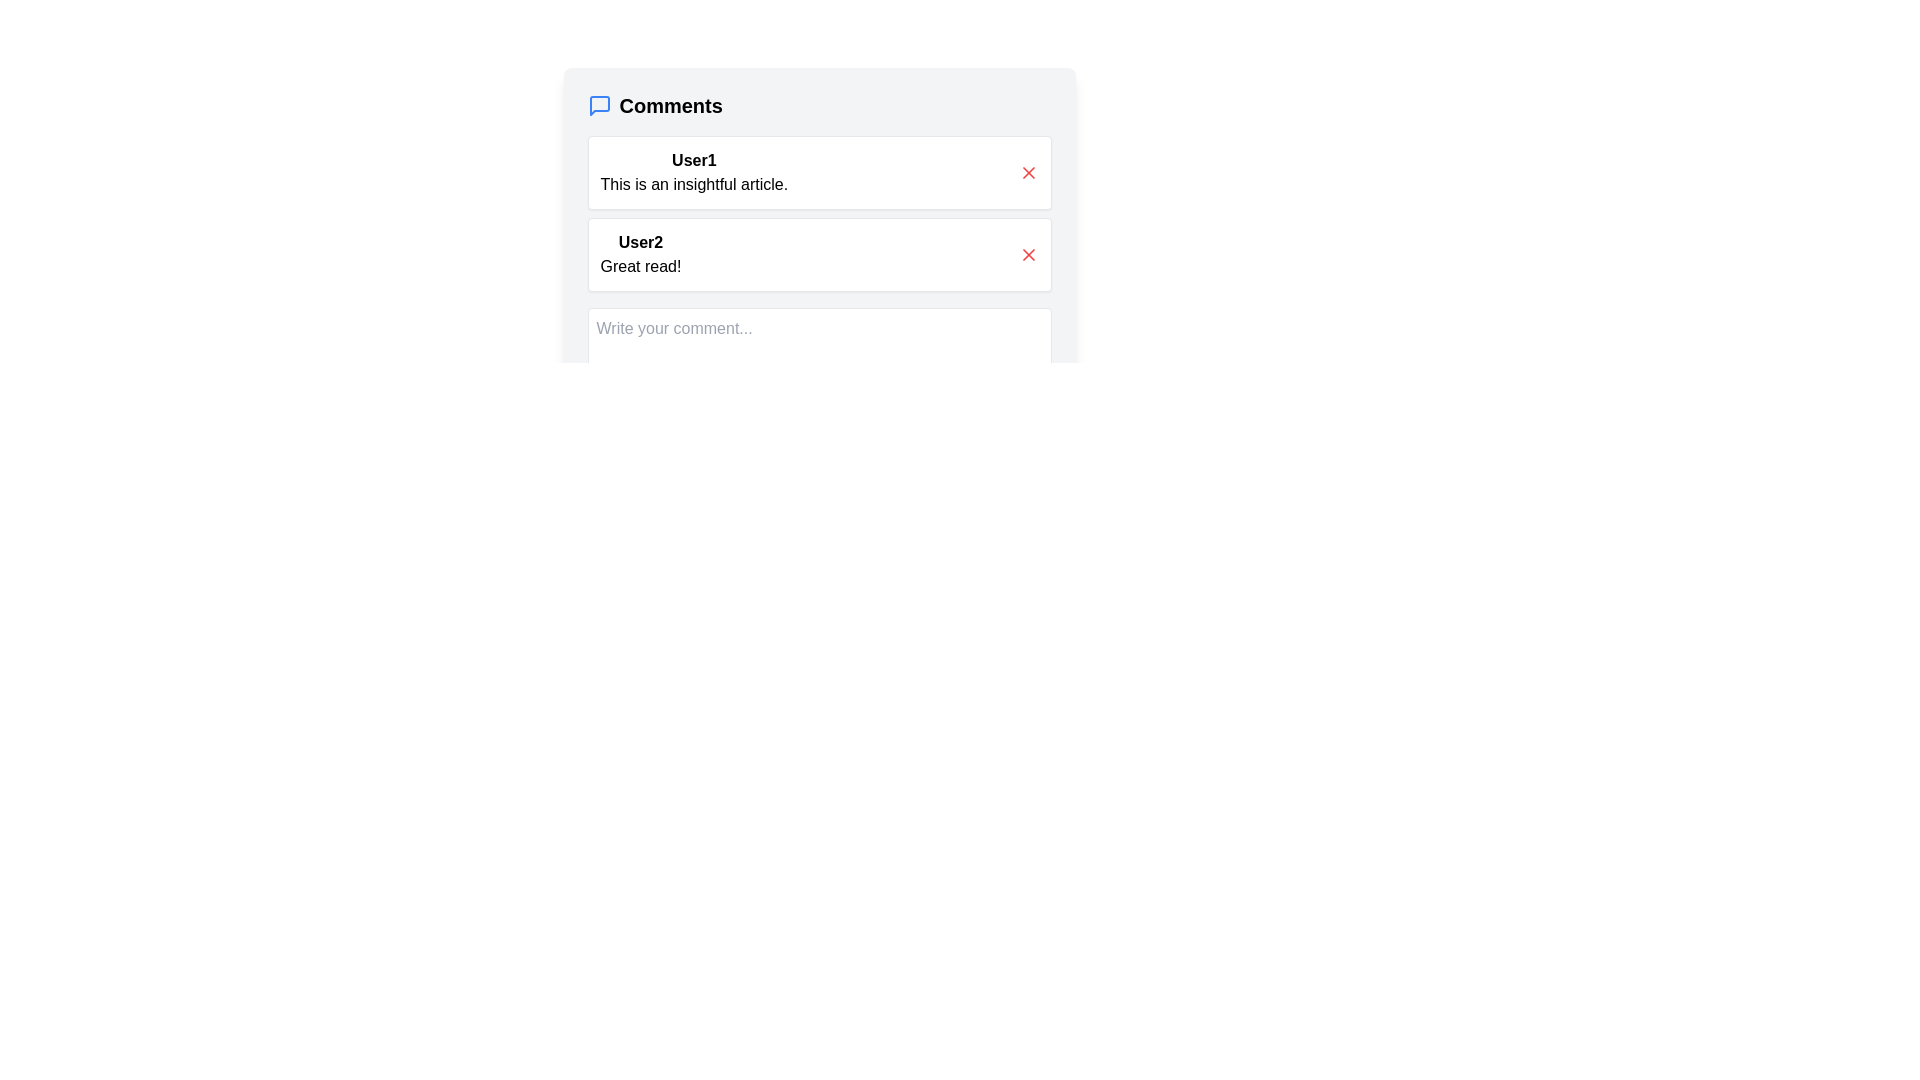 This screenshot has width=1920, height=1080. I want to click on text displayed in the label showing the name 'User1', which is positioned at the top-left corner of the user comment box, directly above the comment text, so click(694, 160).